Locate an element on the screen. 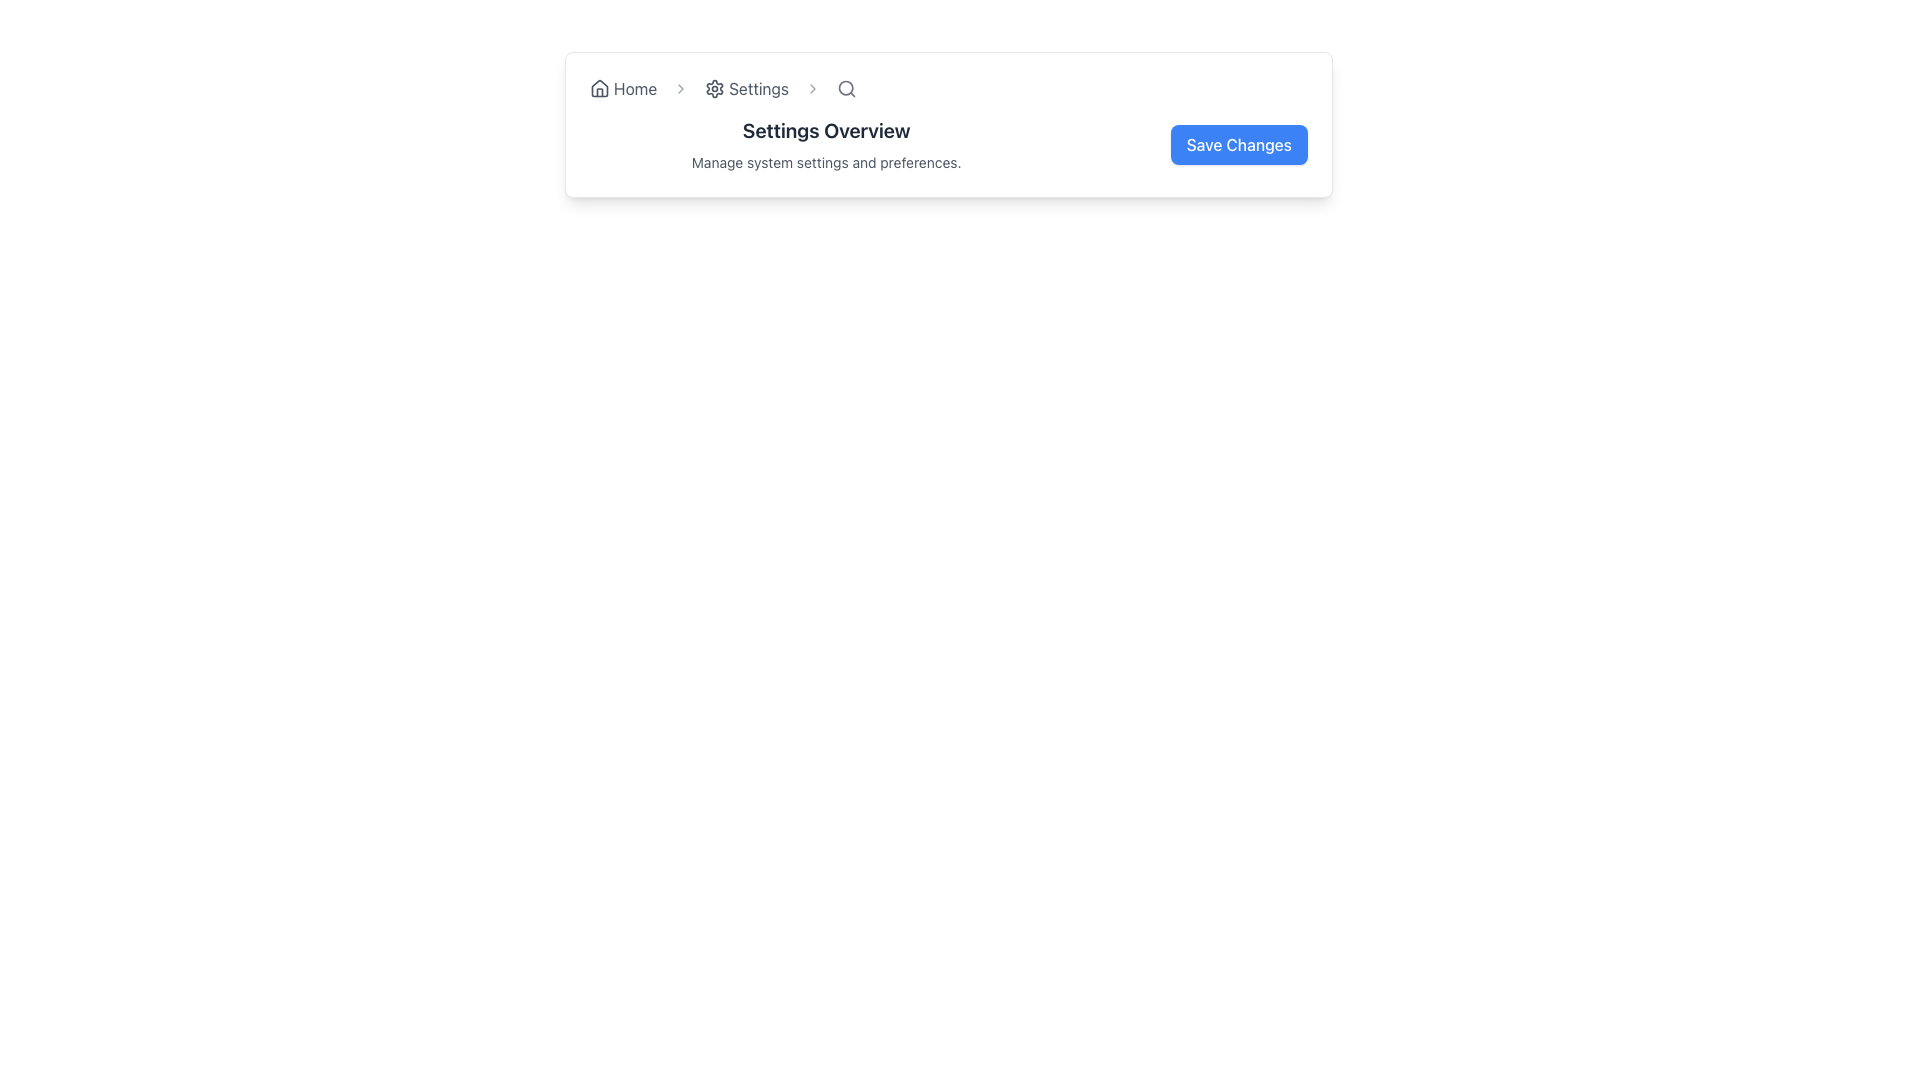 This screenshot has height=1080, width=1920. the 'Settings Overview' text block, which prominently displays 'Settings Overview' in a bold and large dark gray font, with a secondary line reading 'Manage system settings and preferences.' in a smaller light gray font is located at coordinates (826, 144).